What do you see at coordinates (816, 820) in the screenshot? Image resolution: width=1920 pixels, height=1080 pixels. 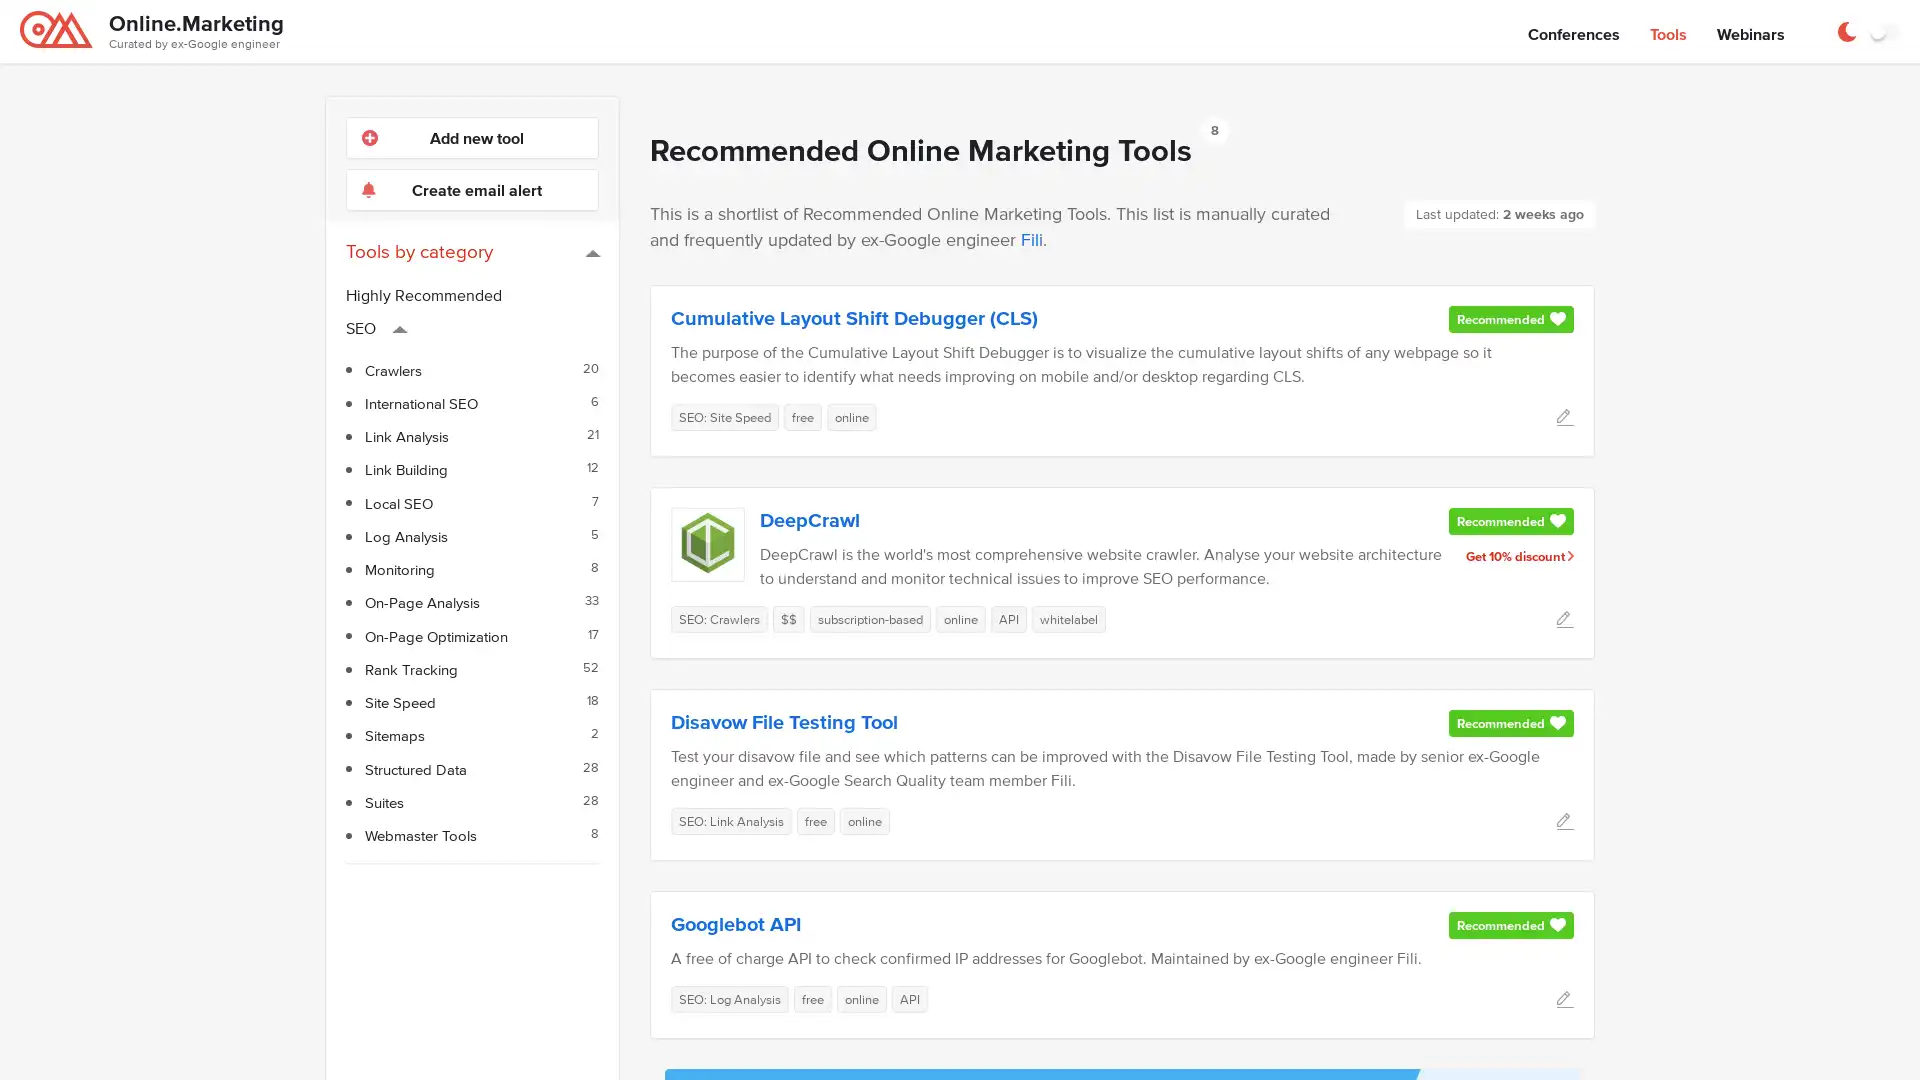 I see `free` at bounding box center [816, 820].